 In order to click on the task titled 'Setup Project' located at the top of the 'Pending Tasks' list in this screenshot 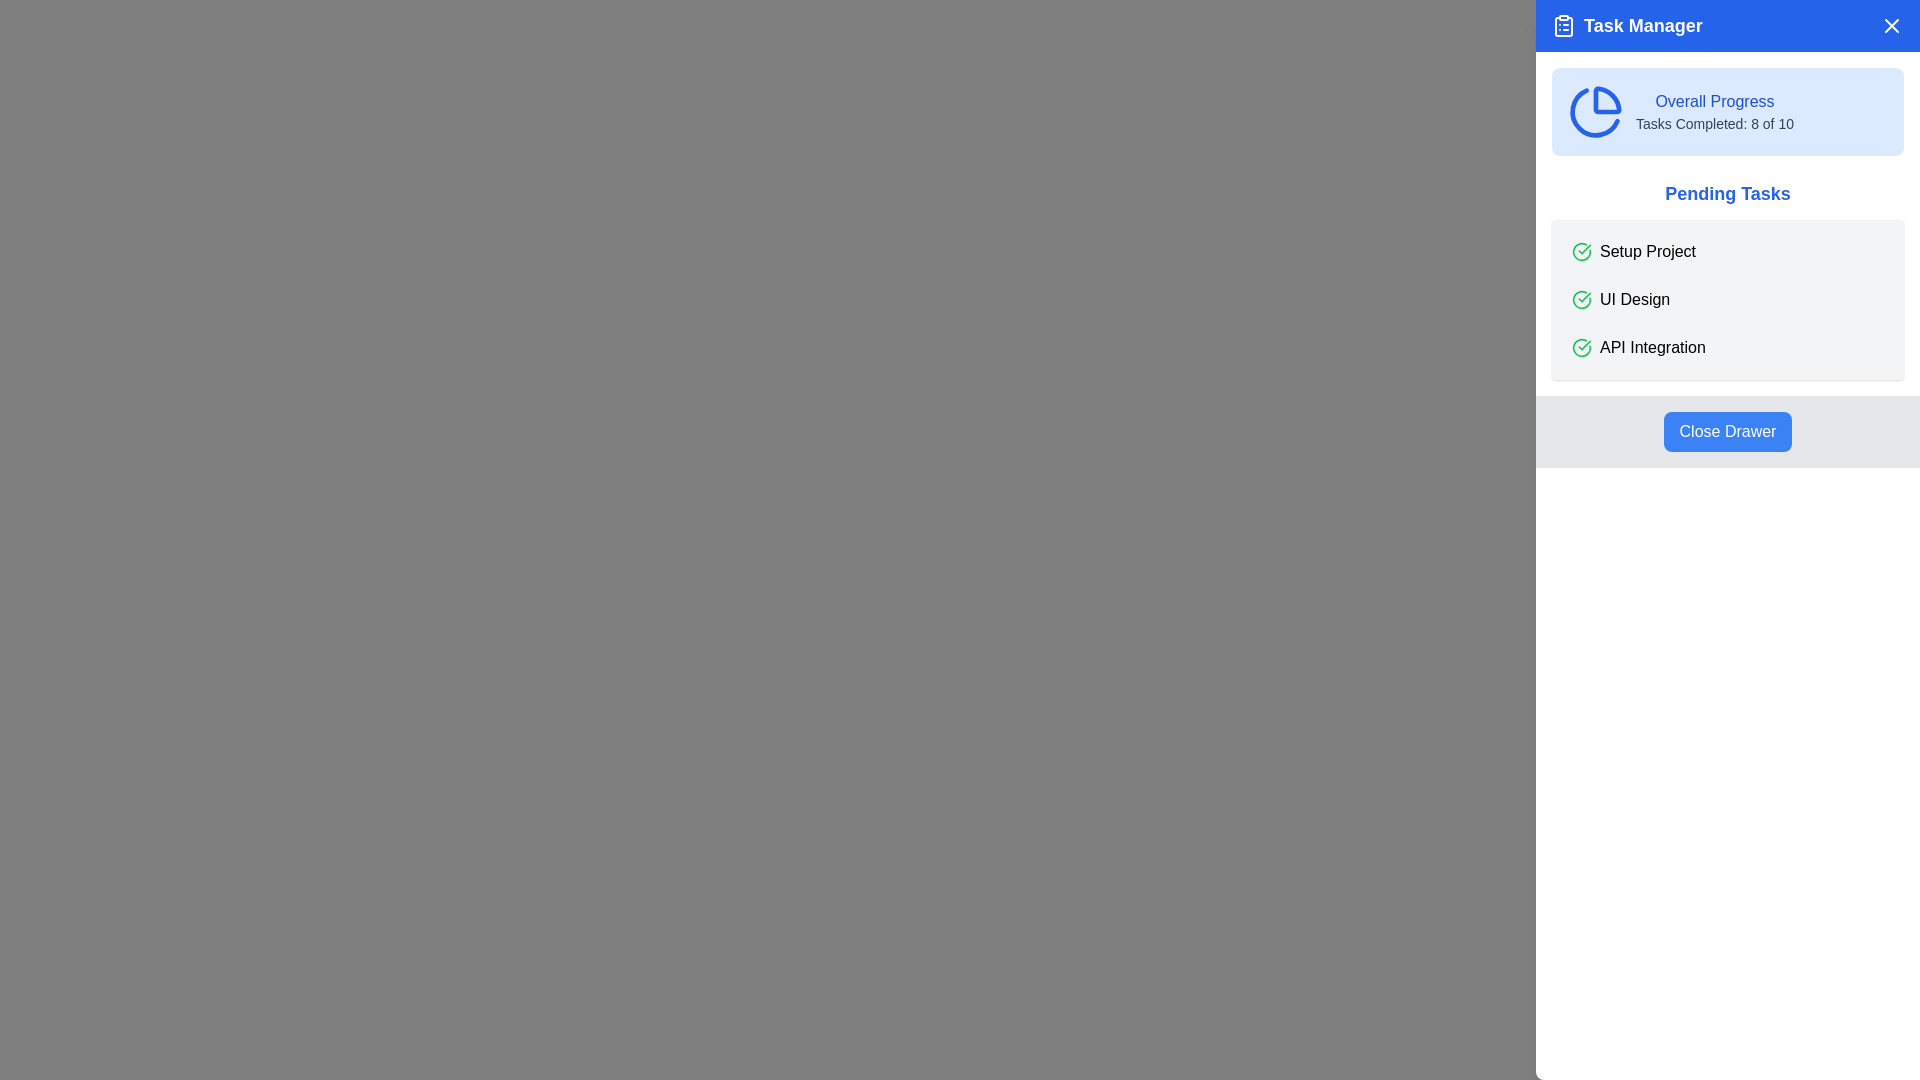, I will do `click(1727, 250)`.